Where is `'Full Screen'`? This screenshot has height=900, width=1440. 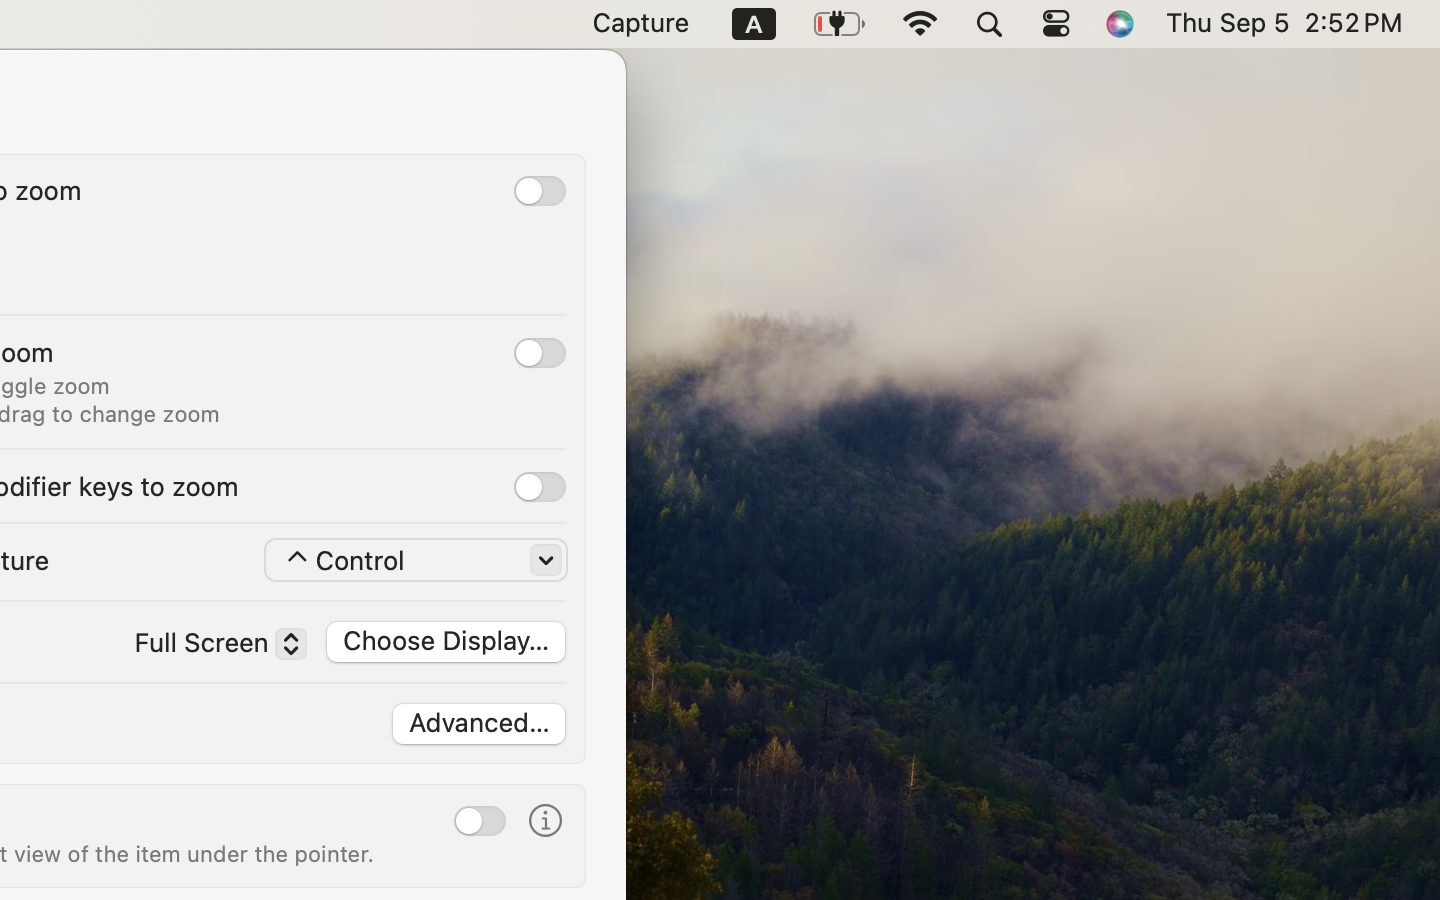
'Full Screen' is located at coordinates (210, 647).